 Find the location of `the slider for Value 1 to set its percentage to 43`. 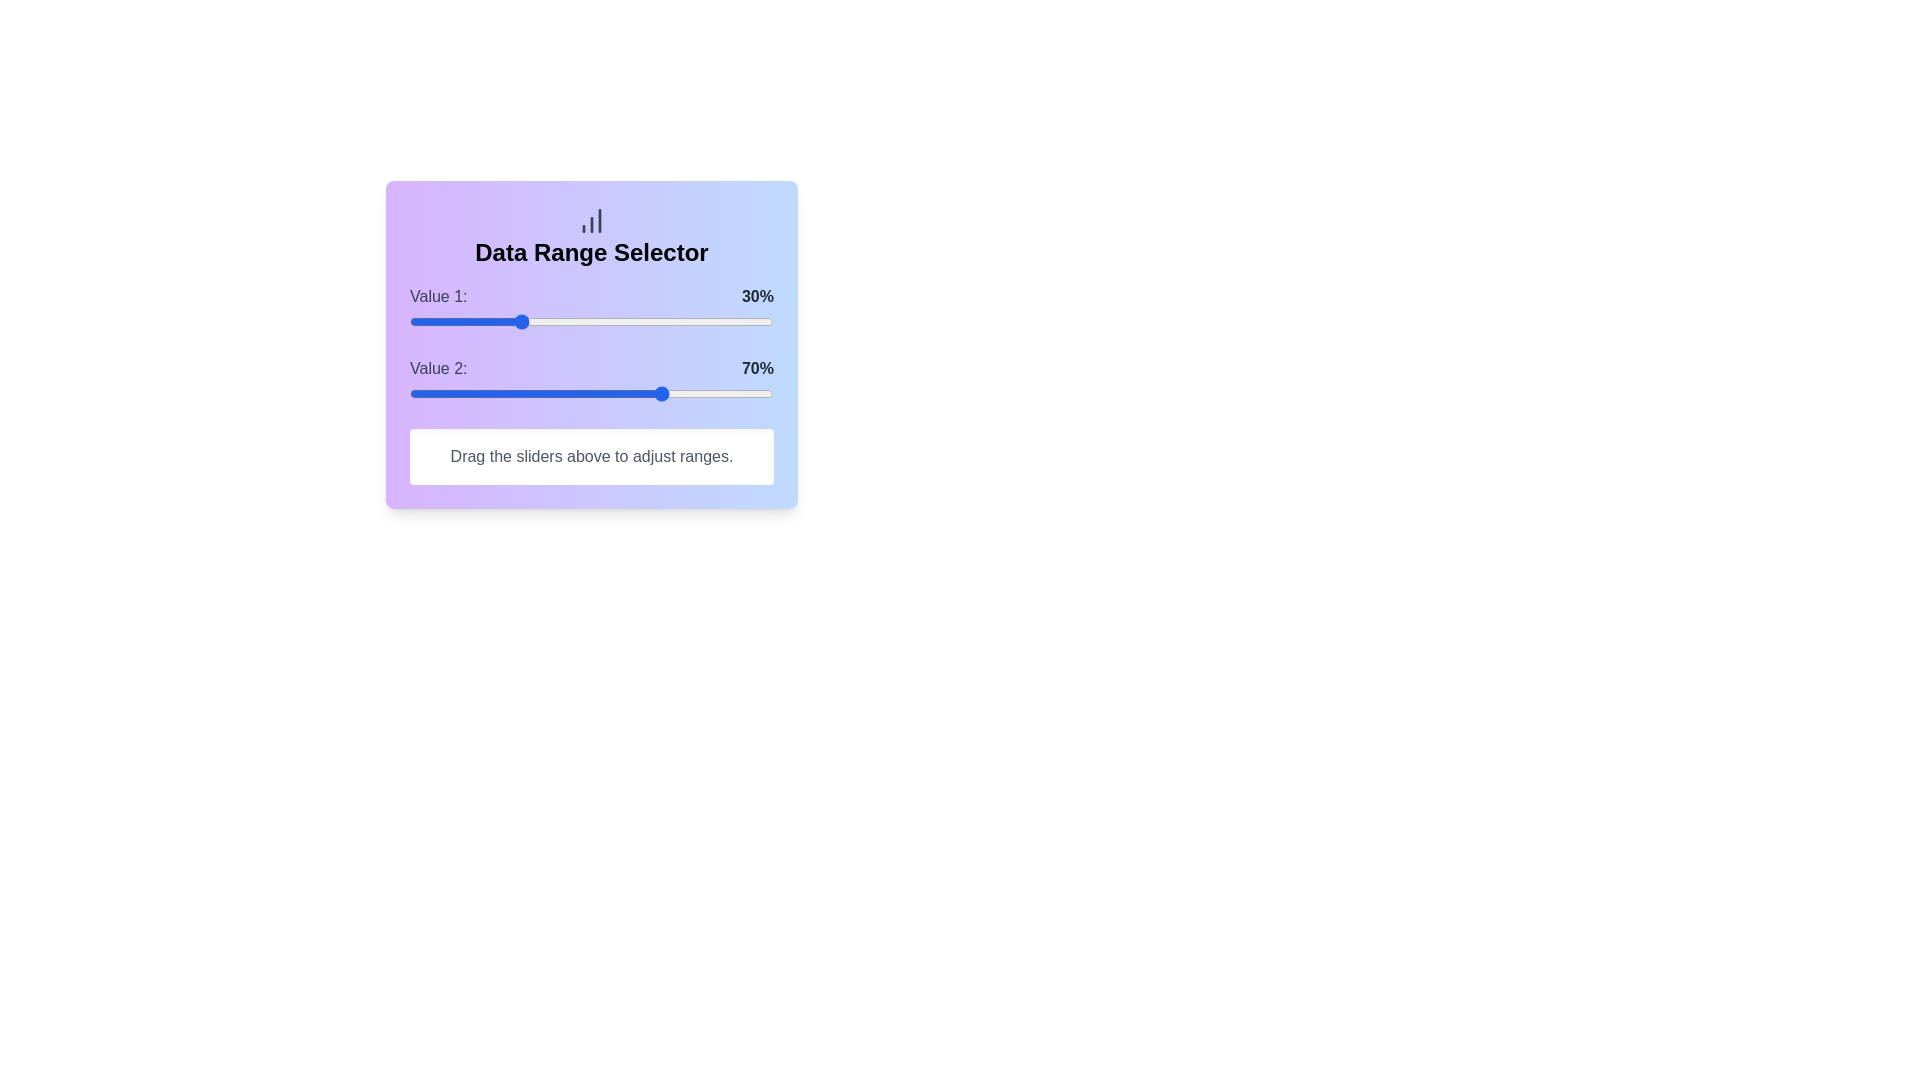

the slider for Value 1 to set its percentage to 43 is located at coordinates (565, 320).